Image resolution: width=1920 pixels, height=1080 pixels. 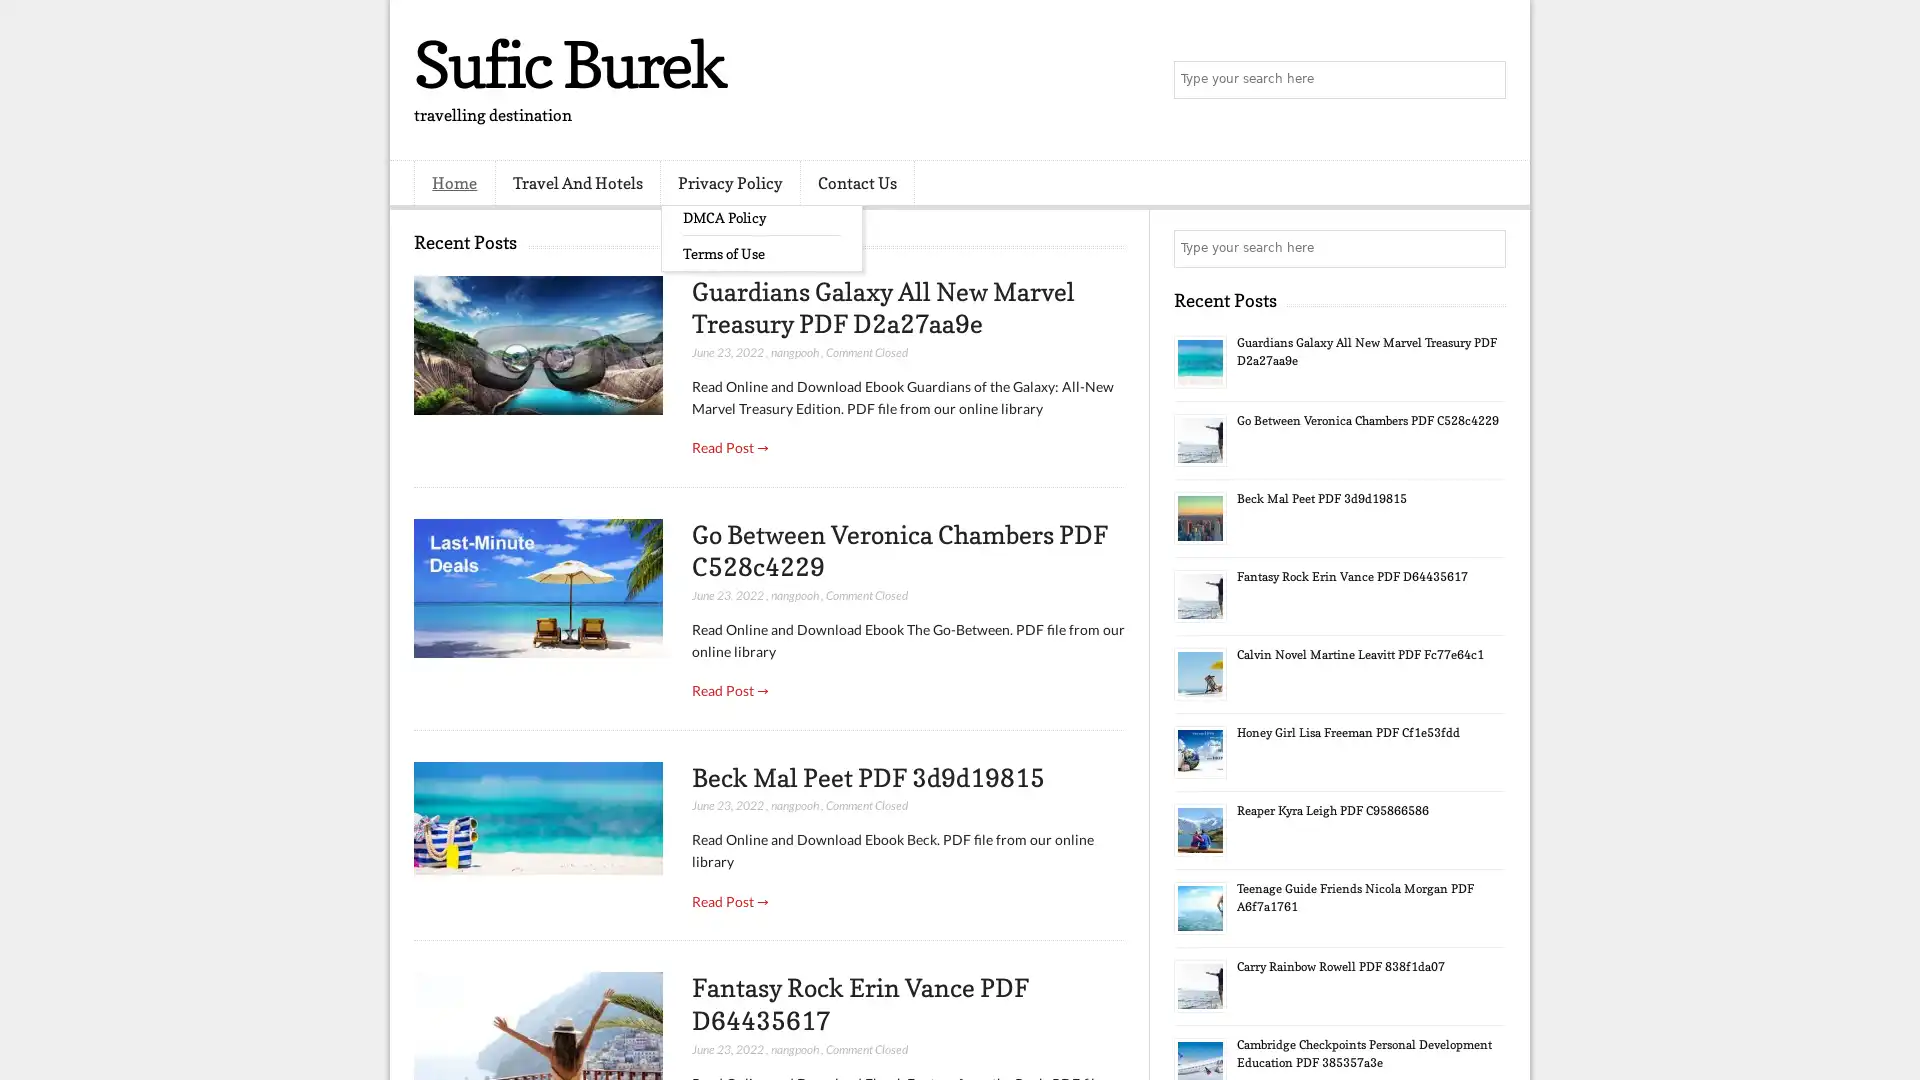 What do you see at coordinates (1485, 80) in the screenshot?
I see `Search` at bounding box center [1485, 80].